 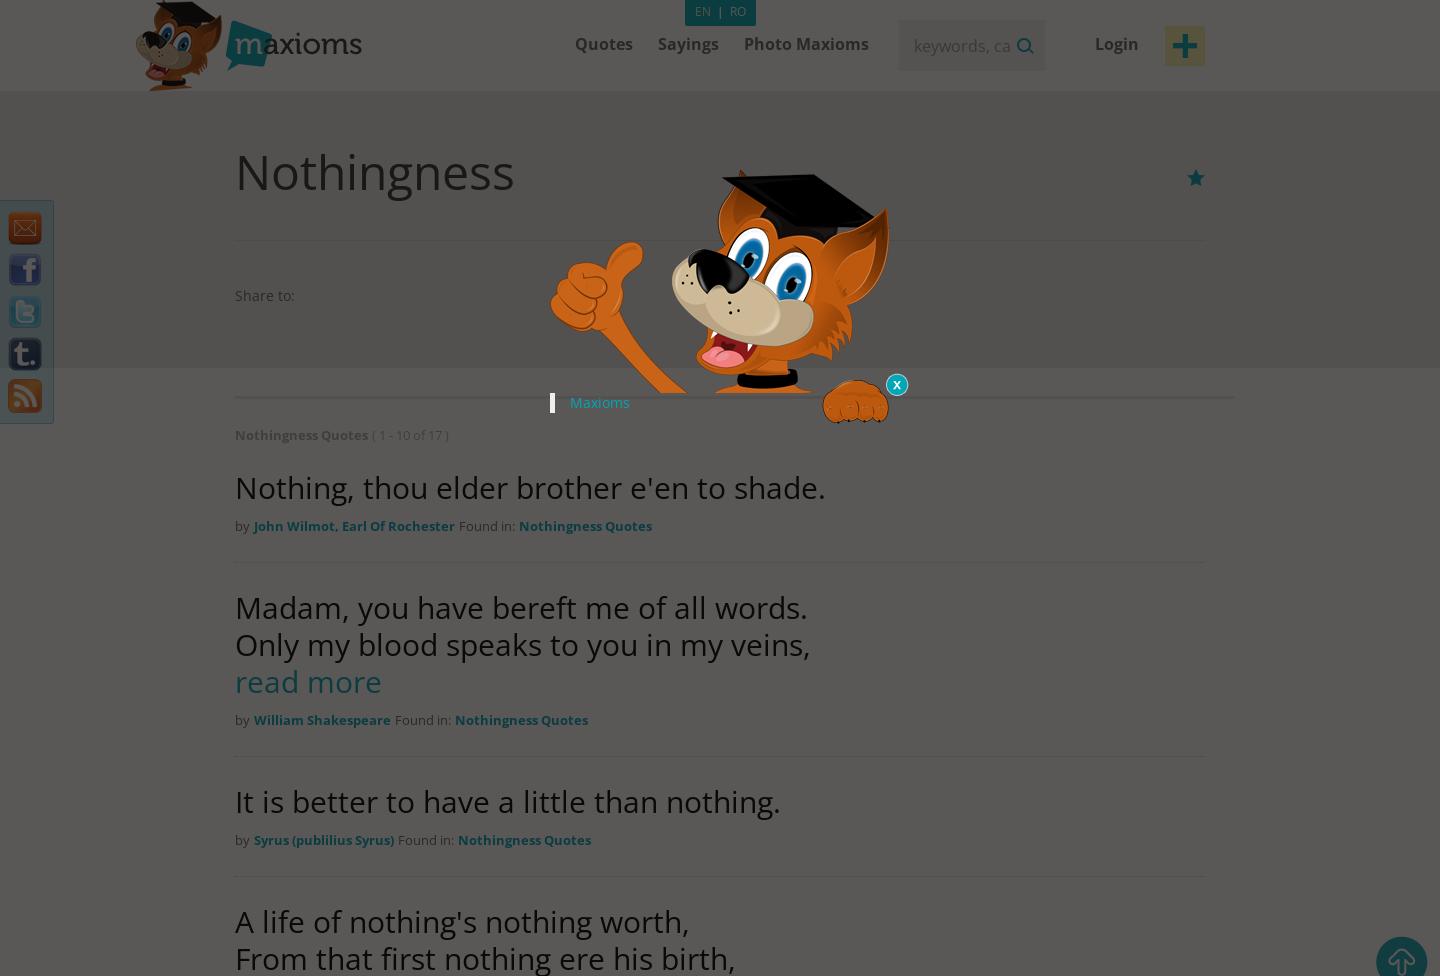 I want to click on 'Only my blood speaks to you in my veins,', so click(x=522, y=643).